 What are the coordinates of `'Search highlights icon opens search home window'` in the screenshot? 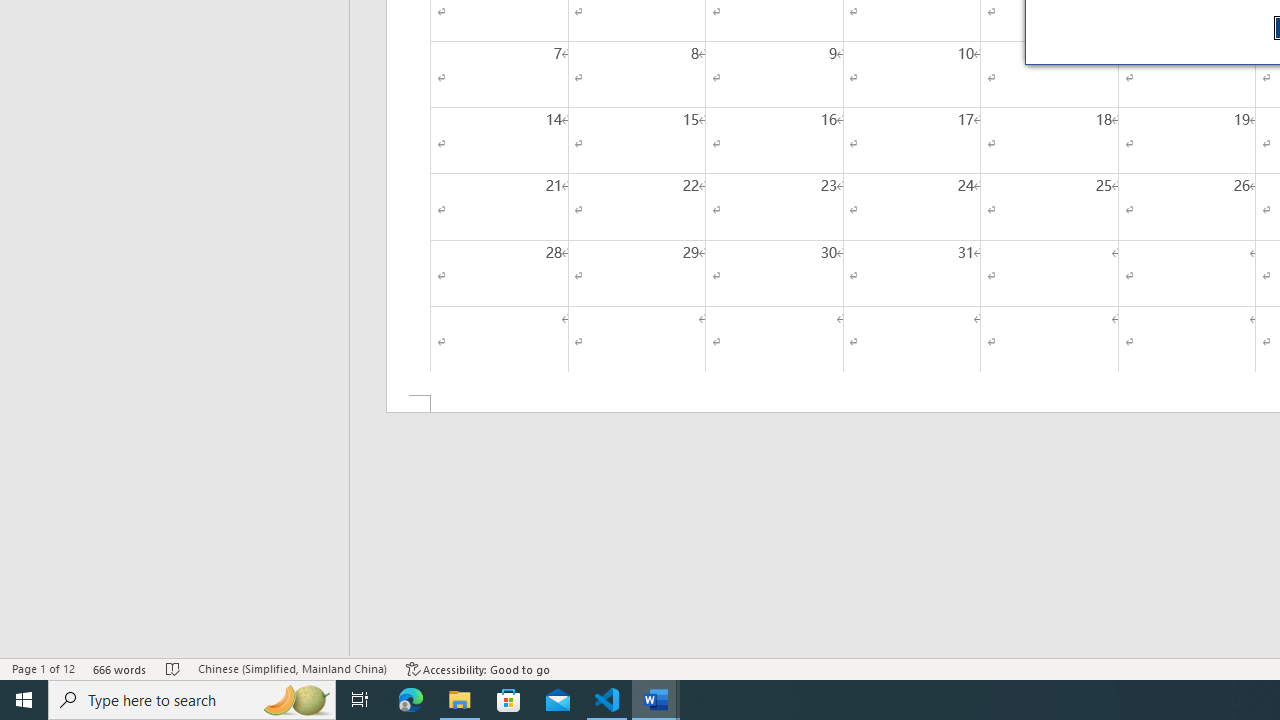 It's located at (294, 698).